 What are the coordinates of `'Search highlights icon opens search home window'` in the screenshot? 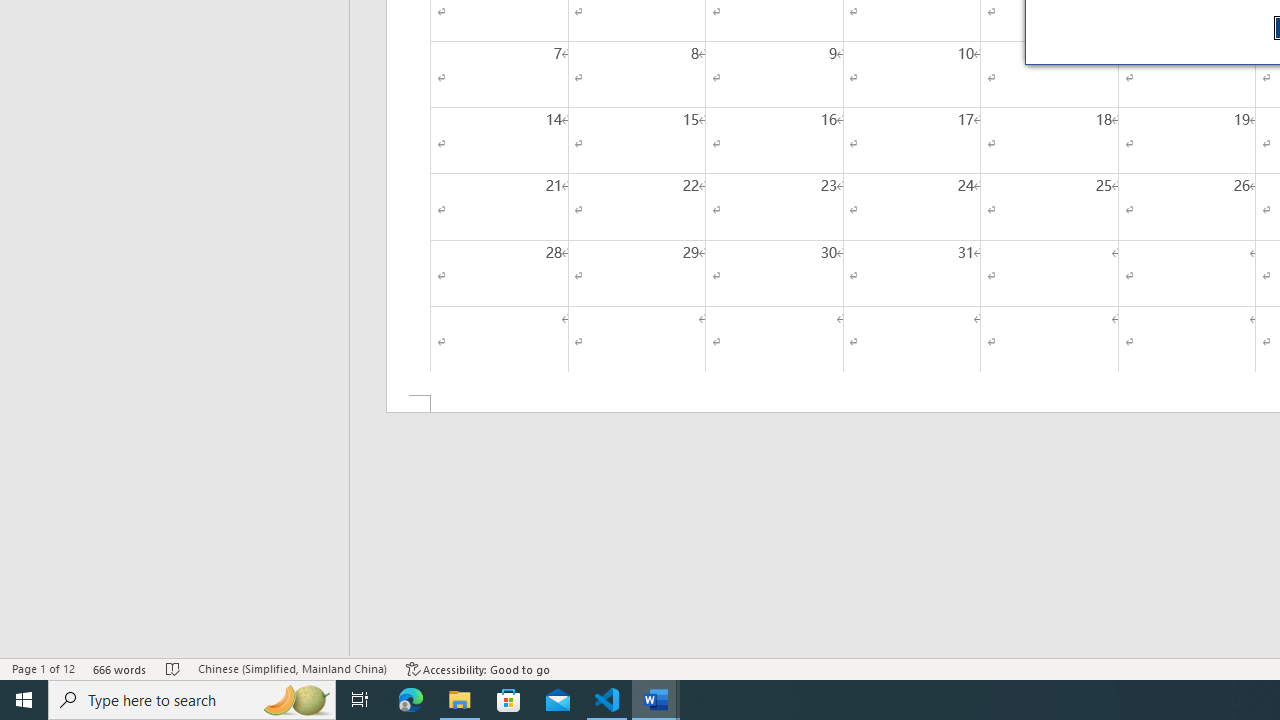 It's located at (294, 698).